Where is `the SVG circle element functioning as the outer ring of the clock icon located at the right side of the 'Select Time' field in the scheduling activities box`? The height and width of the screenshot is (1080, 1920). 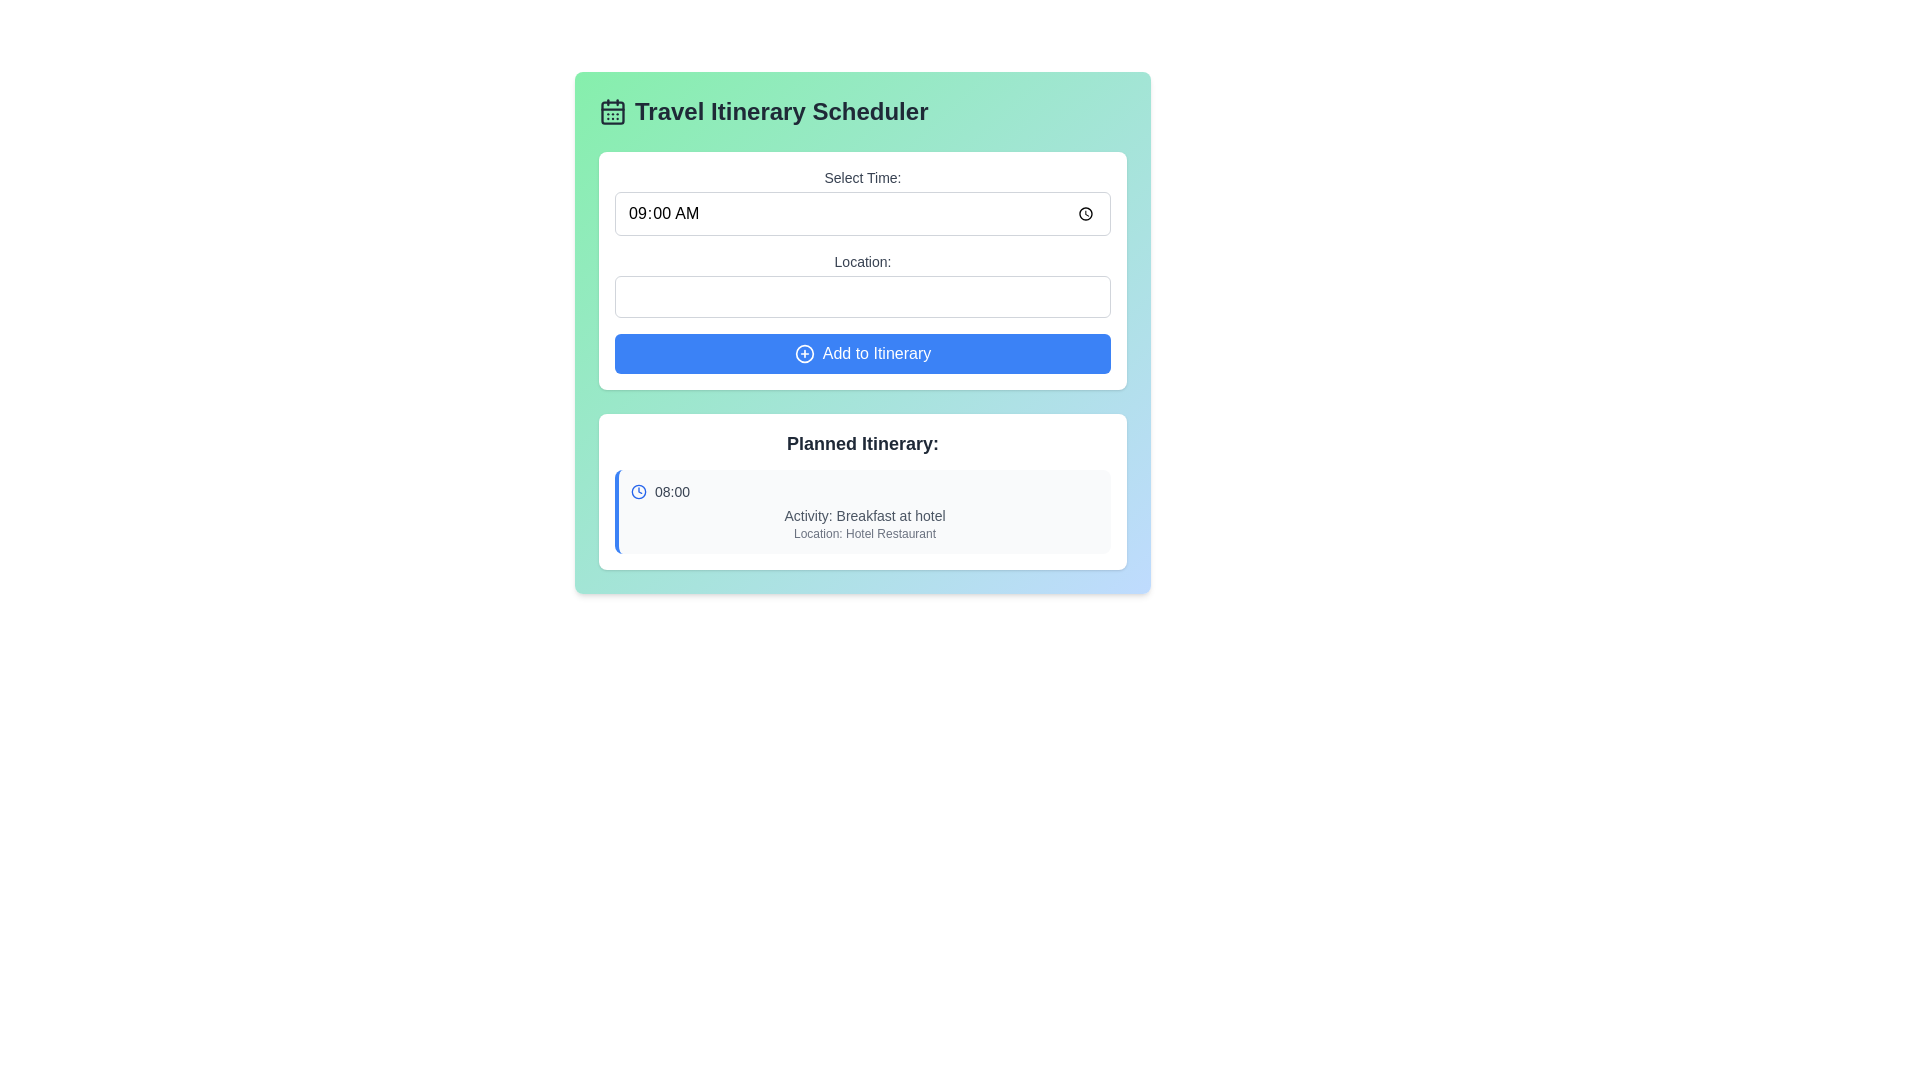
the SVG circle element functioning as the outer ring of the clock icon located at the right side of the 'Select Time' field in the scheduling activities box is located at coordinates (637, 492).